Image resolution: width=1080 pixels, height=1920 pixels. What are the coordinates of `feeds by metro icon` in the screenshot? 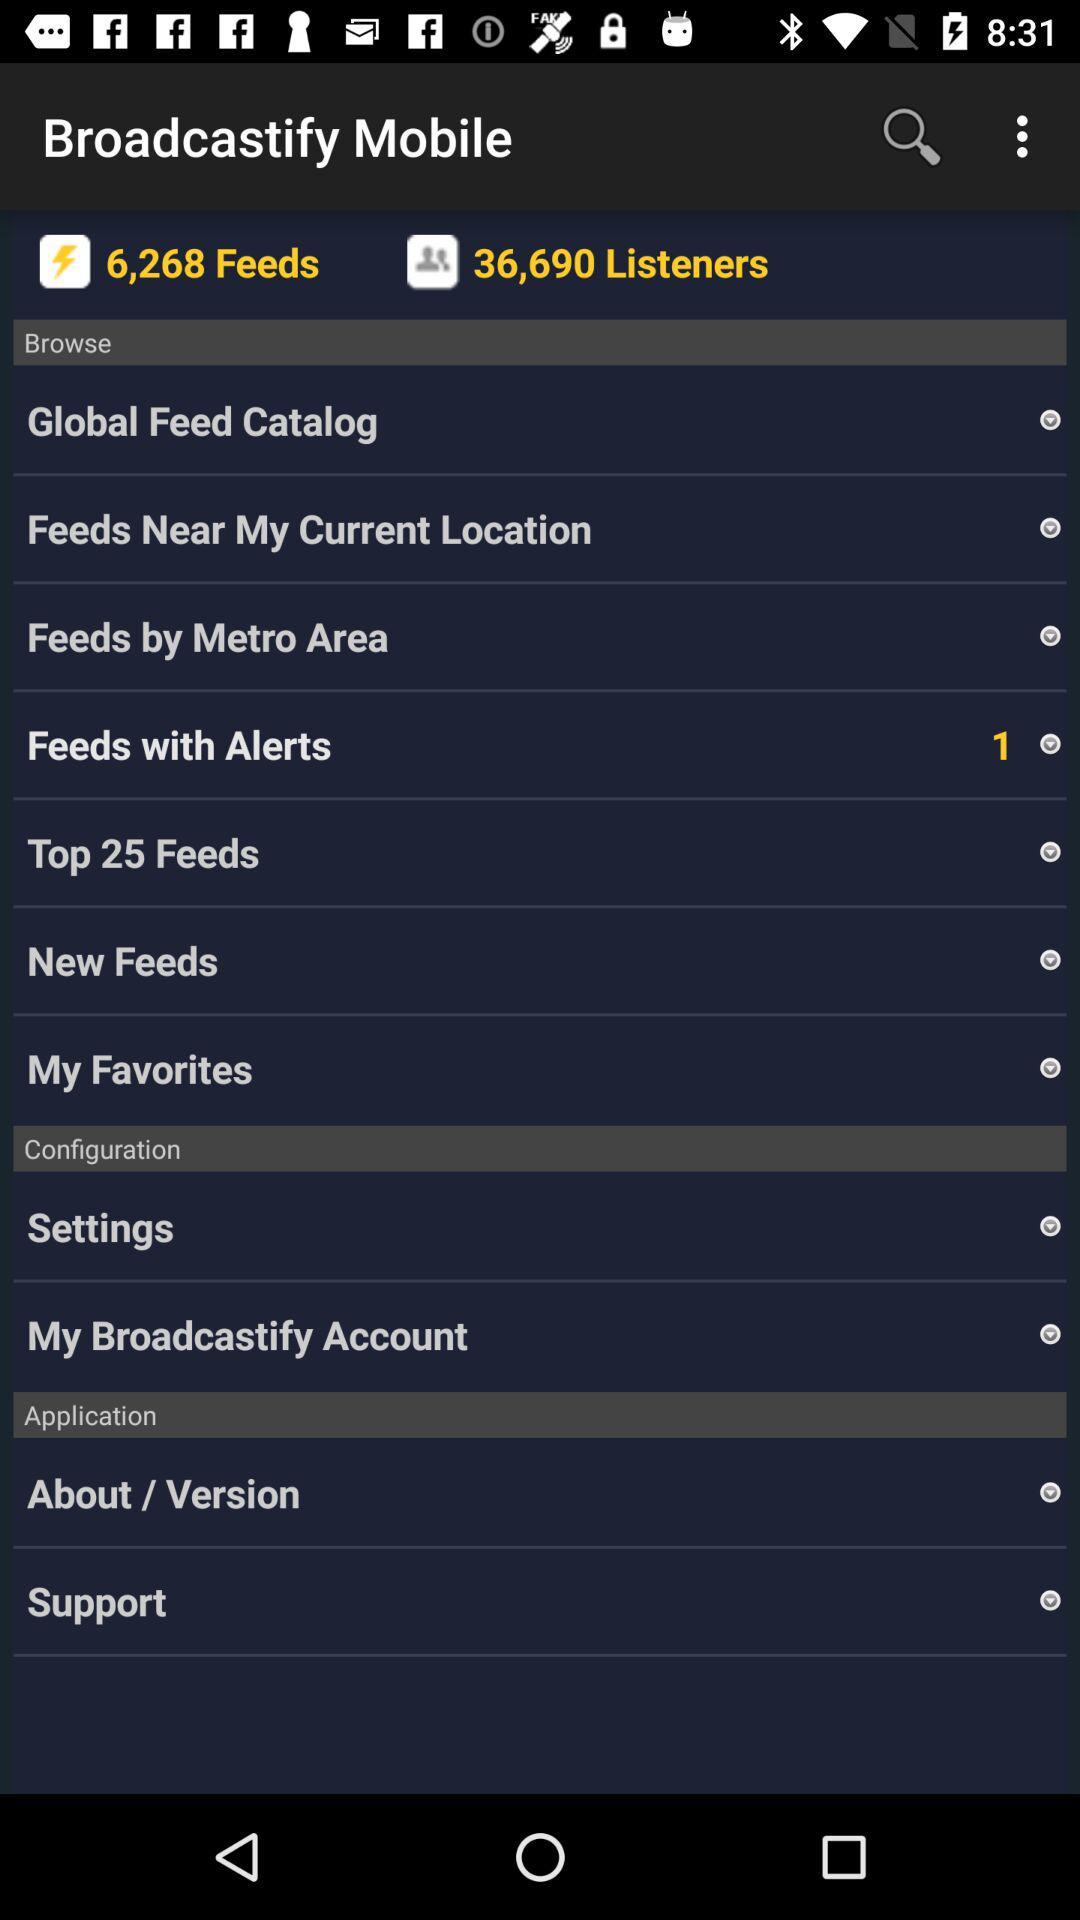 It's located at (530, 635).